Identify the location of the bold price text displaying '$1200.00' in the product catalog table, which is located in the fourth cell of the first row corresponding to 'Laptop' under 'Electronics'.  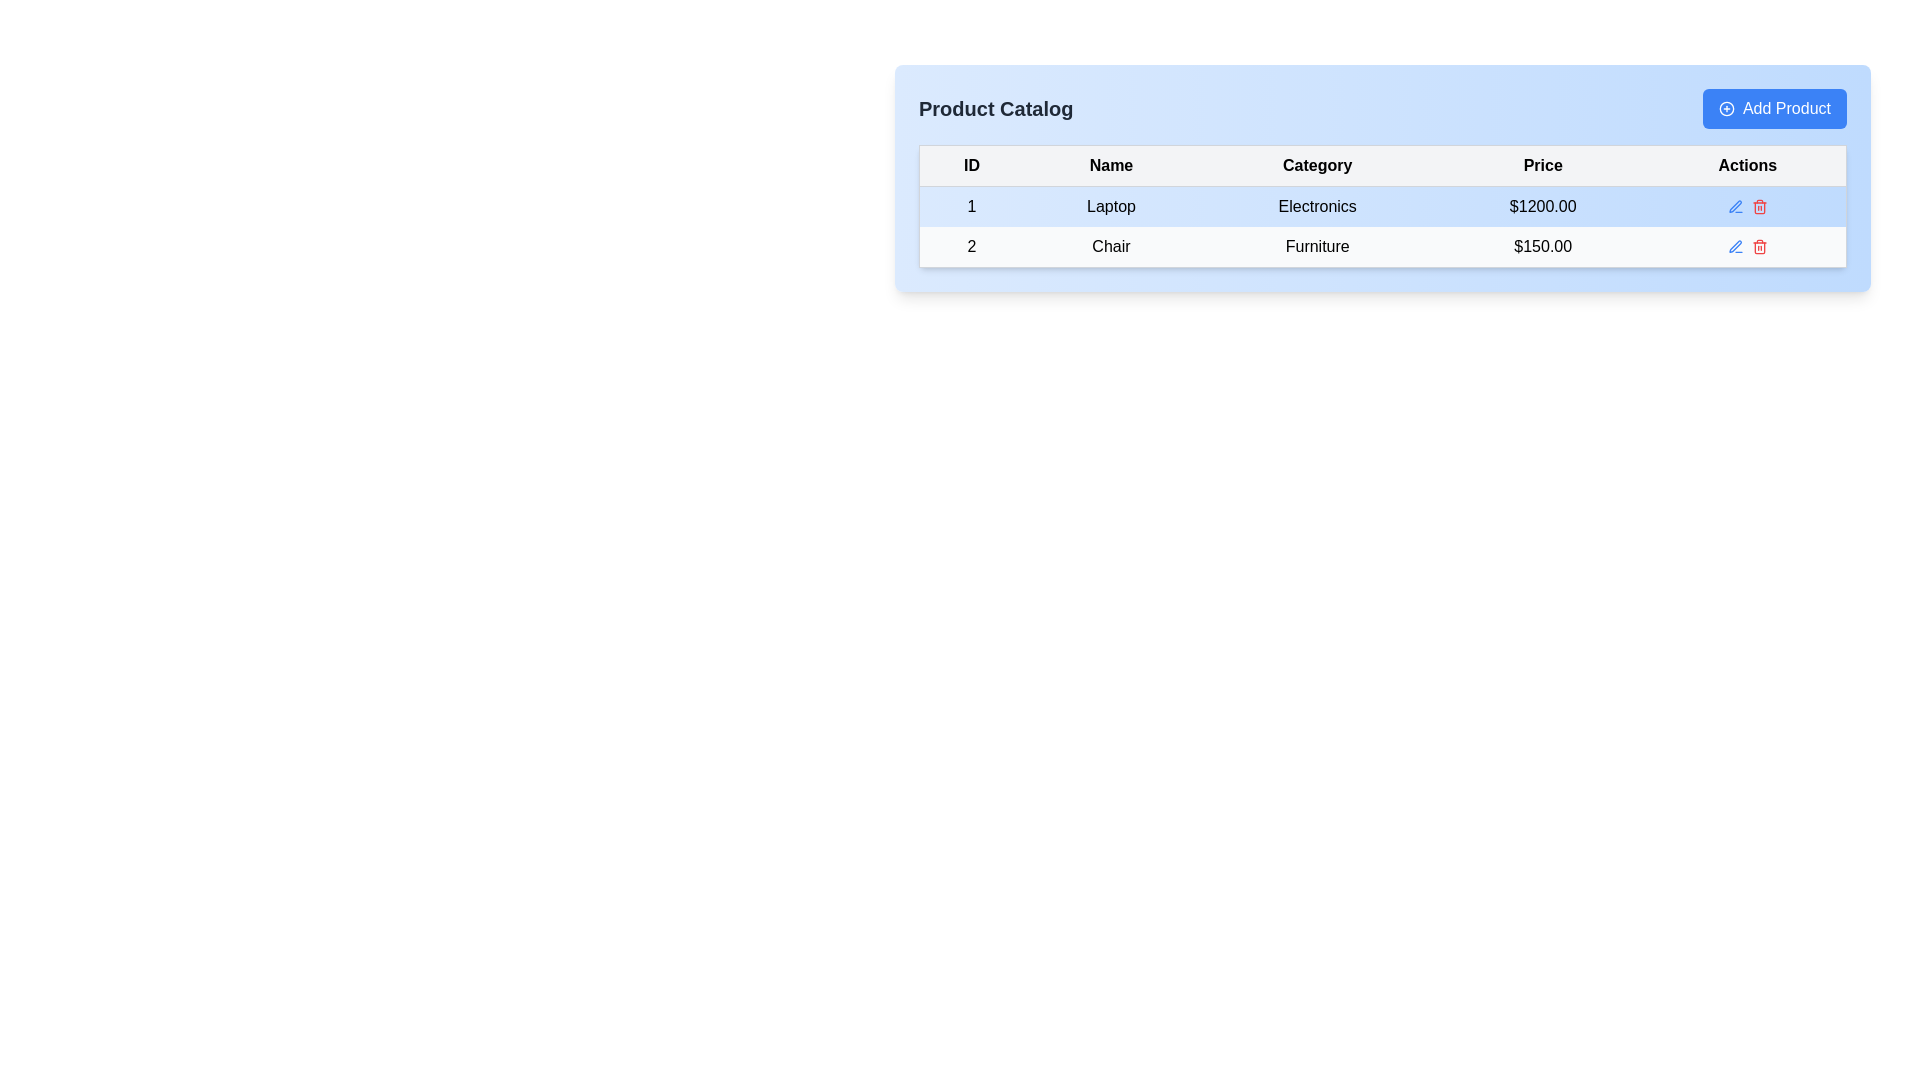
(1542, 206).